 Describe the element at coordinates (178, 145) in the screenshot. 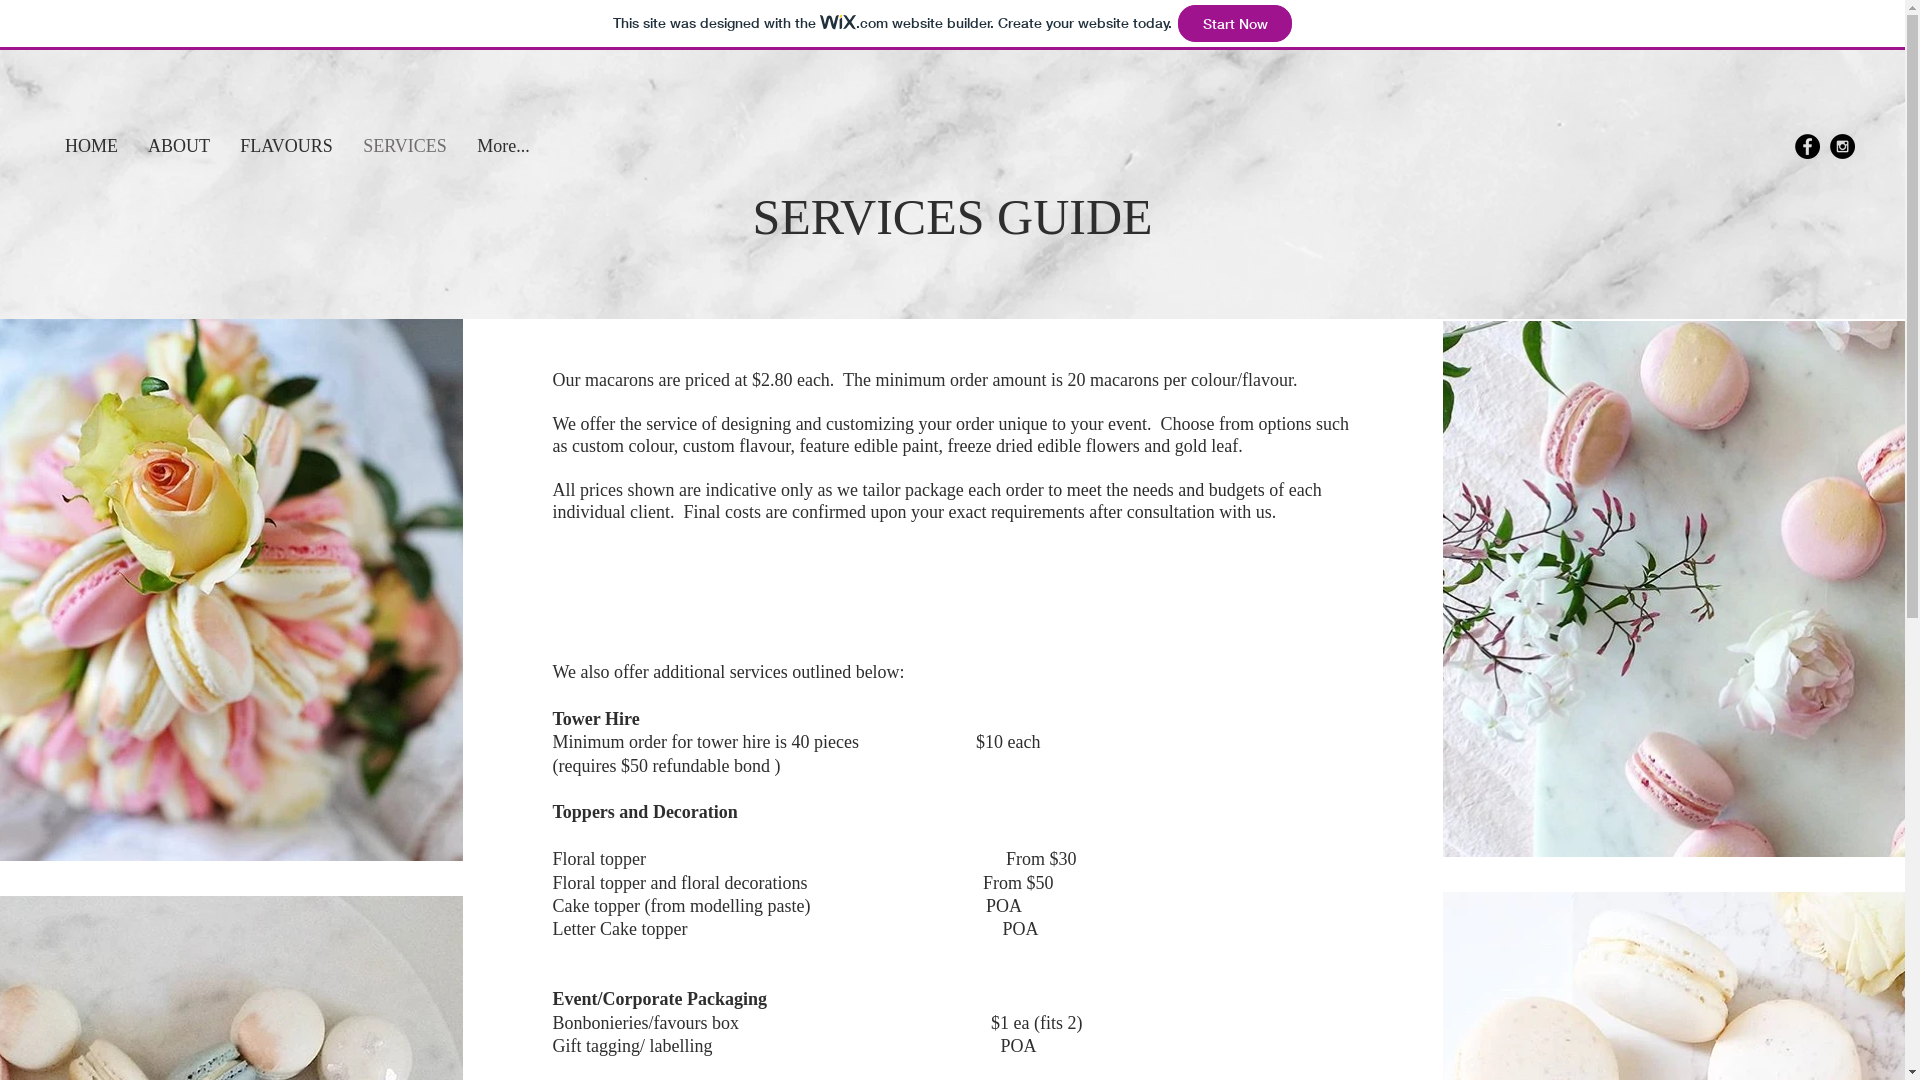

I see `'ABOUT'` at that location.